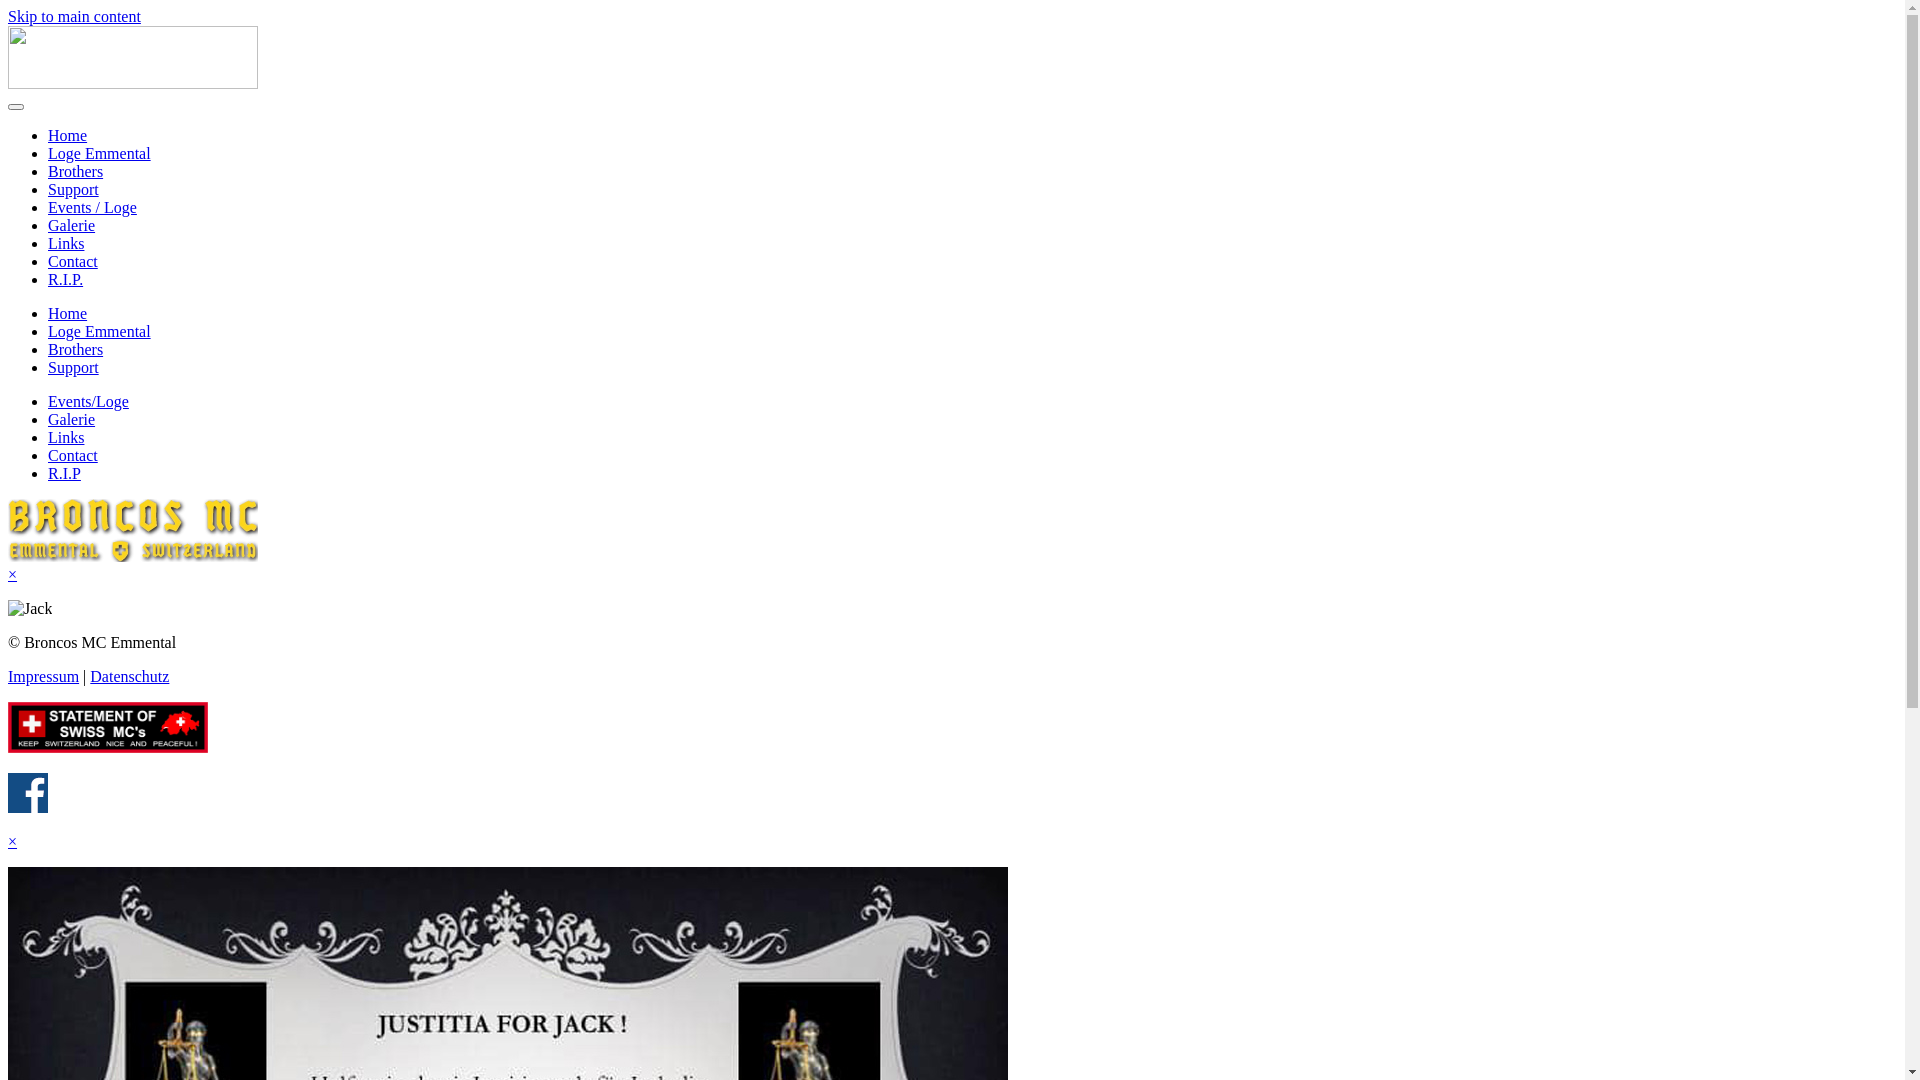 The height and width of the screenshot is (1080, 1920). I want to click on 'Home', so click(67, 135).